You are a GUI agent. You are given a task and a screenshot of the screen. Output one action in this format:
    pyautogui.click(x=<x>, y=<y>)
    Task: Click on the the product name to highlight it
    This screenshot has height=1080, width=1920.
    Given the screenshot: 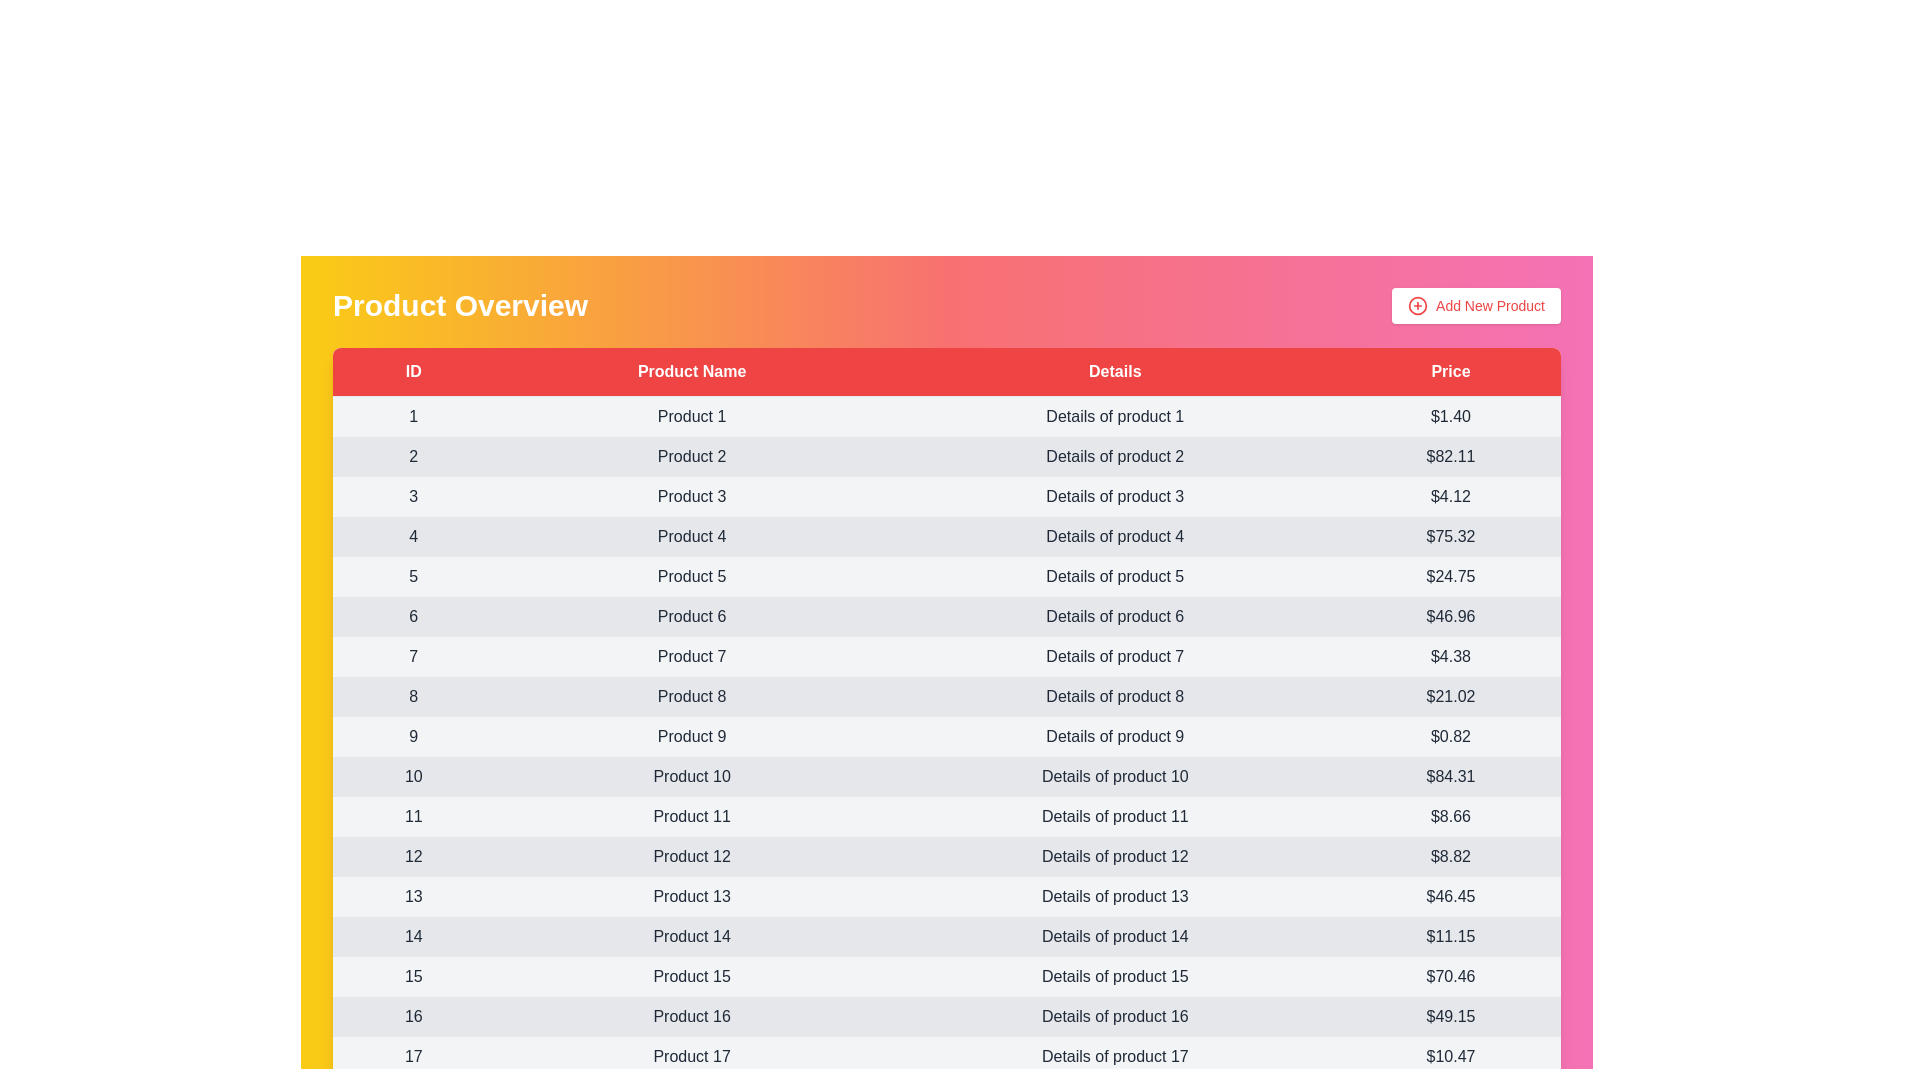 What is the action you would take?
    pyautogui.click(x=691, y=415)
    